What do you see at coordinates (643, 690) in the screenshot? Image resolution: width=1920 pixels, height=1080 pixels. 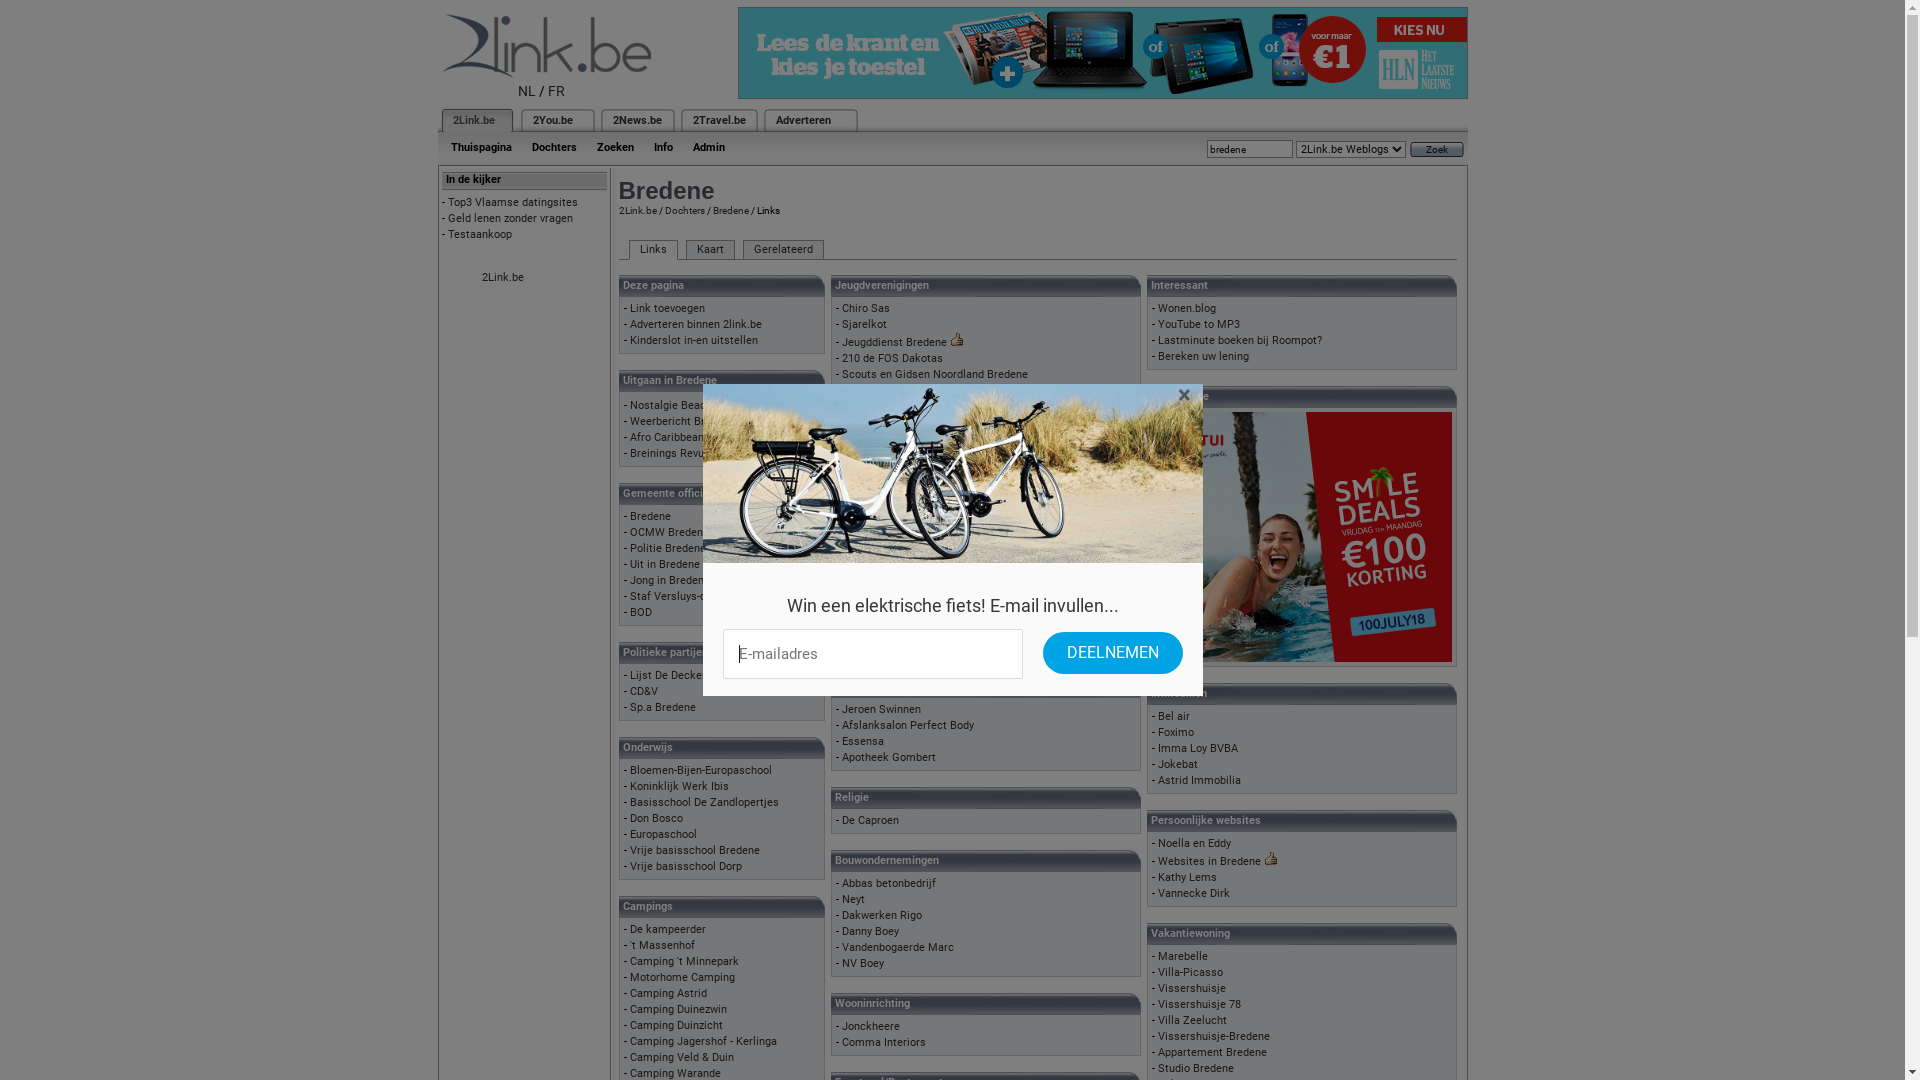 I see `'CD&V'` at bounding box center [643, 690].